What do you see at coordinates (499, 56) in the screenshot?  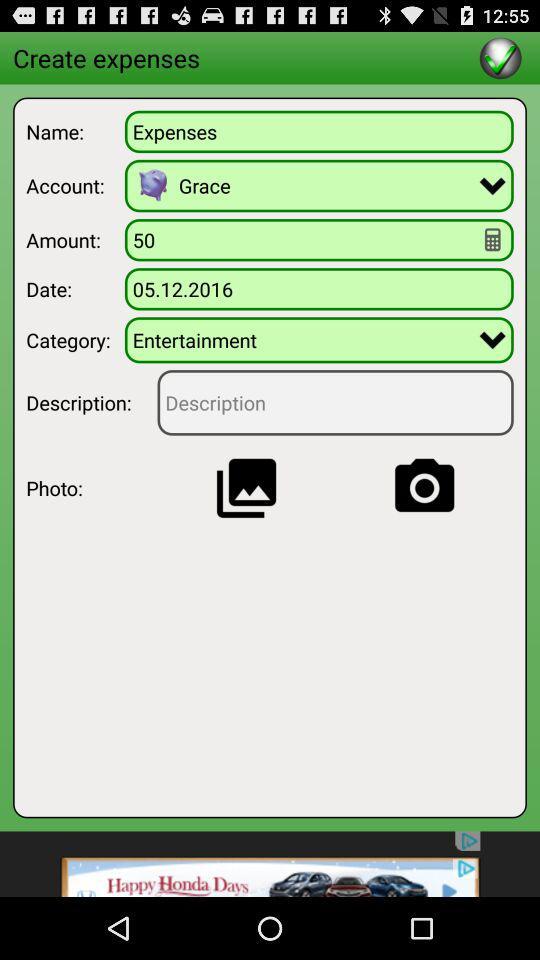 I see `finish data editing` at bounding box center [499, 56].